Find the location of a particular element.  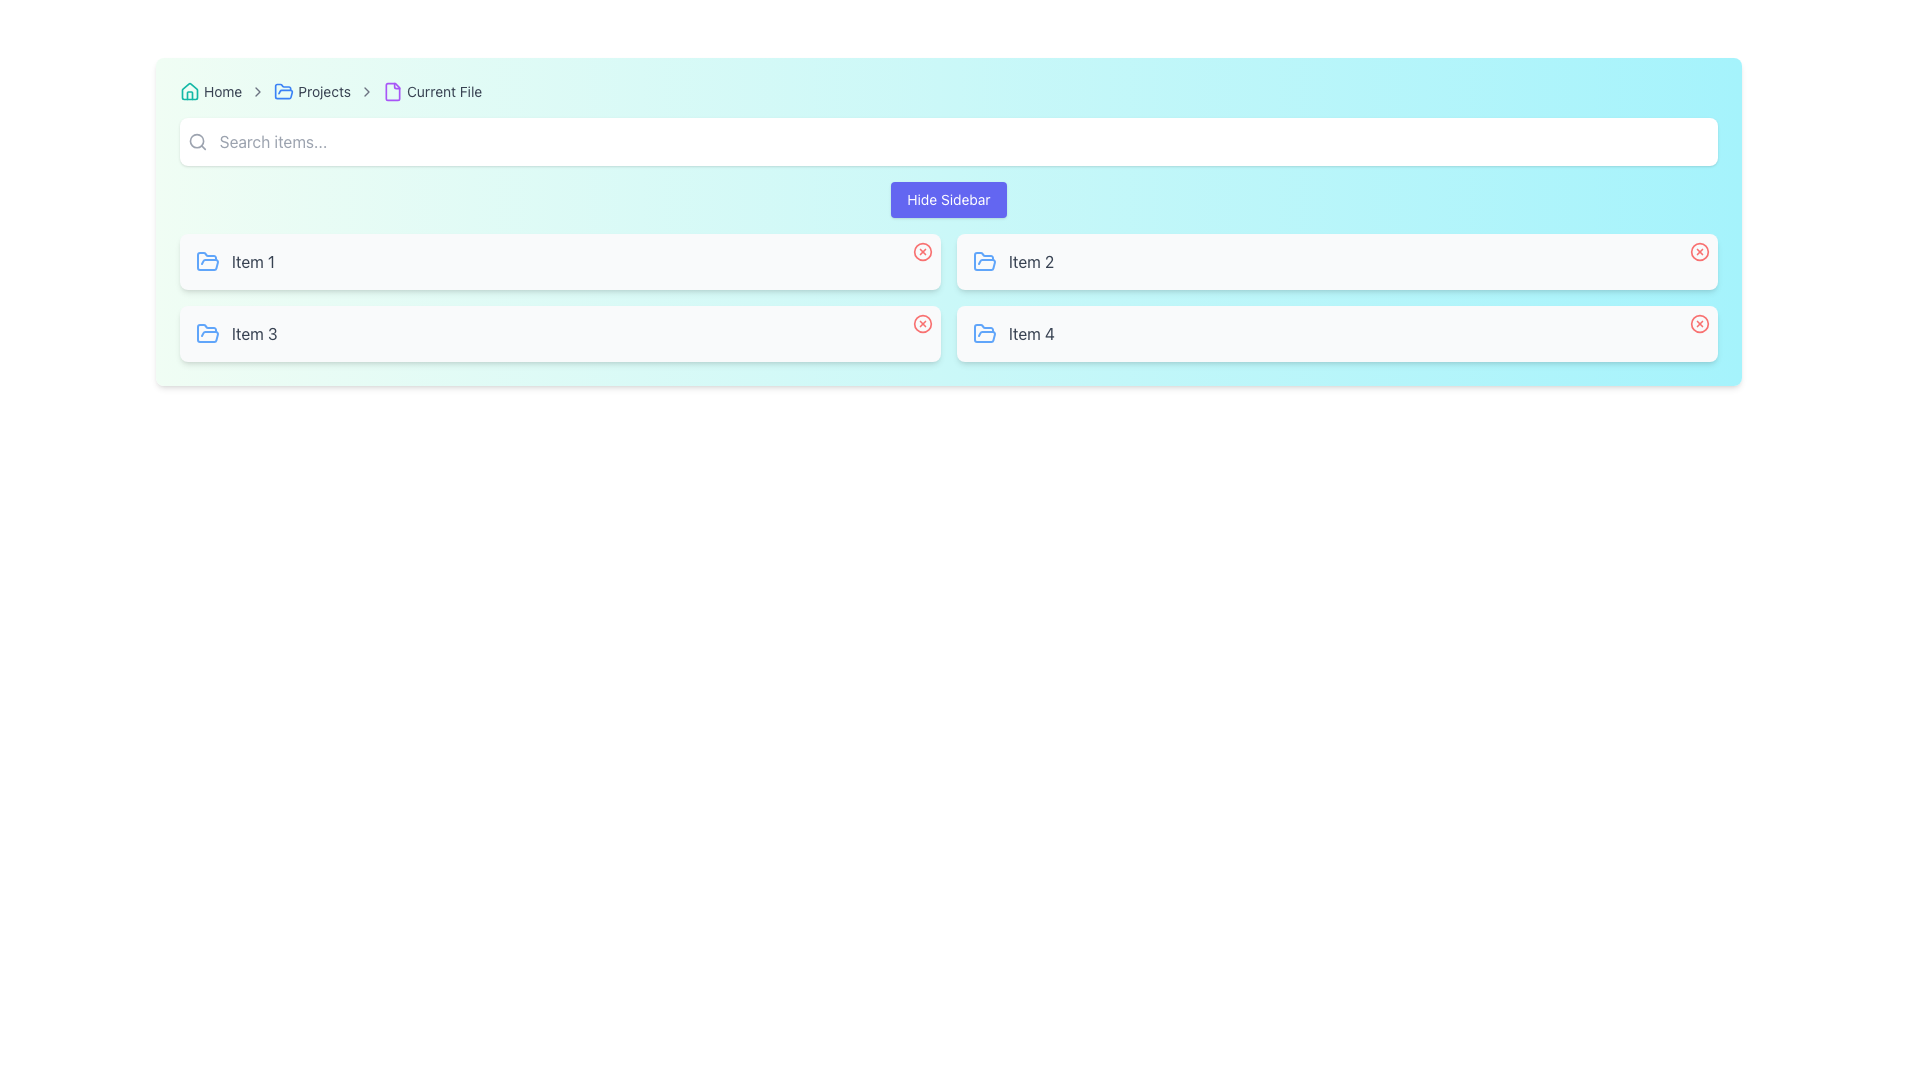

the rectangular card labeled 'Item 3' with a blue folder icon and a red 'x' button in the top-right corner is located at coordinates (560, 333).